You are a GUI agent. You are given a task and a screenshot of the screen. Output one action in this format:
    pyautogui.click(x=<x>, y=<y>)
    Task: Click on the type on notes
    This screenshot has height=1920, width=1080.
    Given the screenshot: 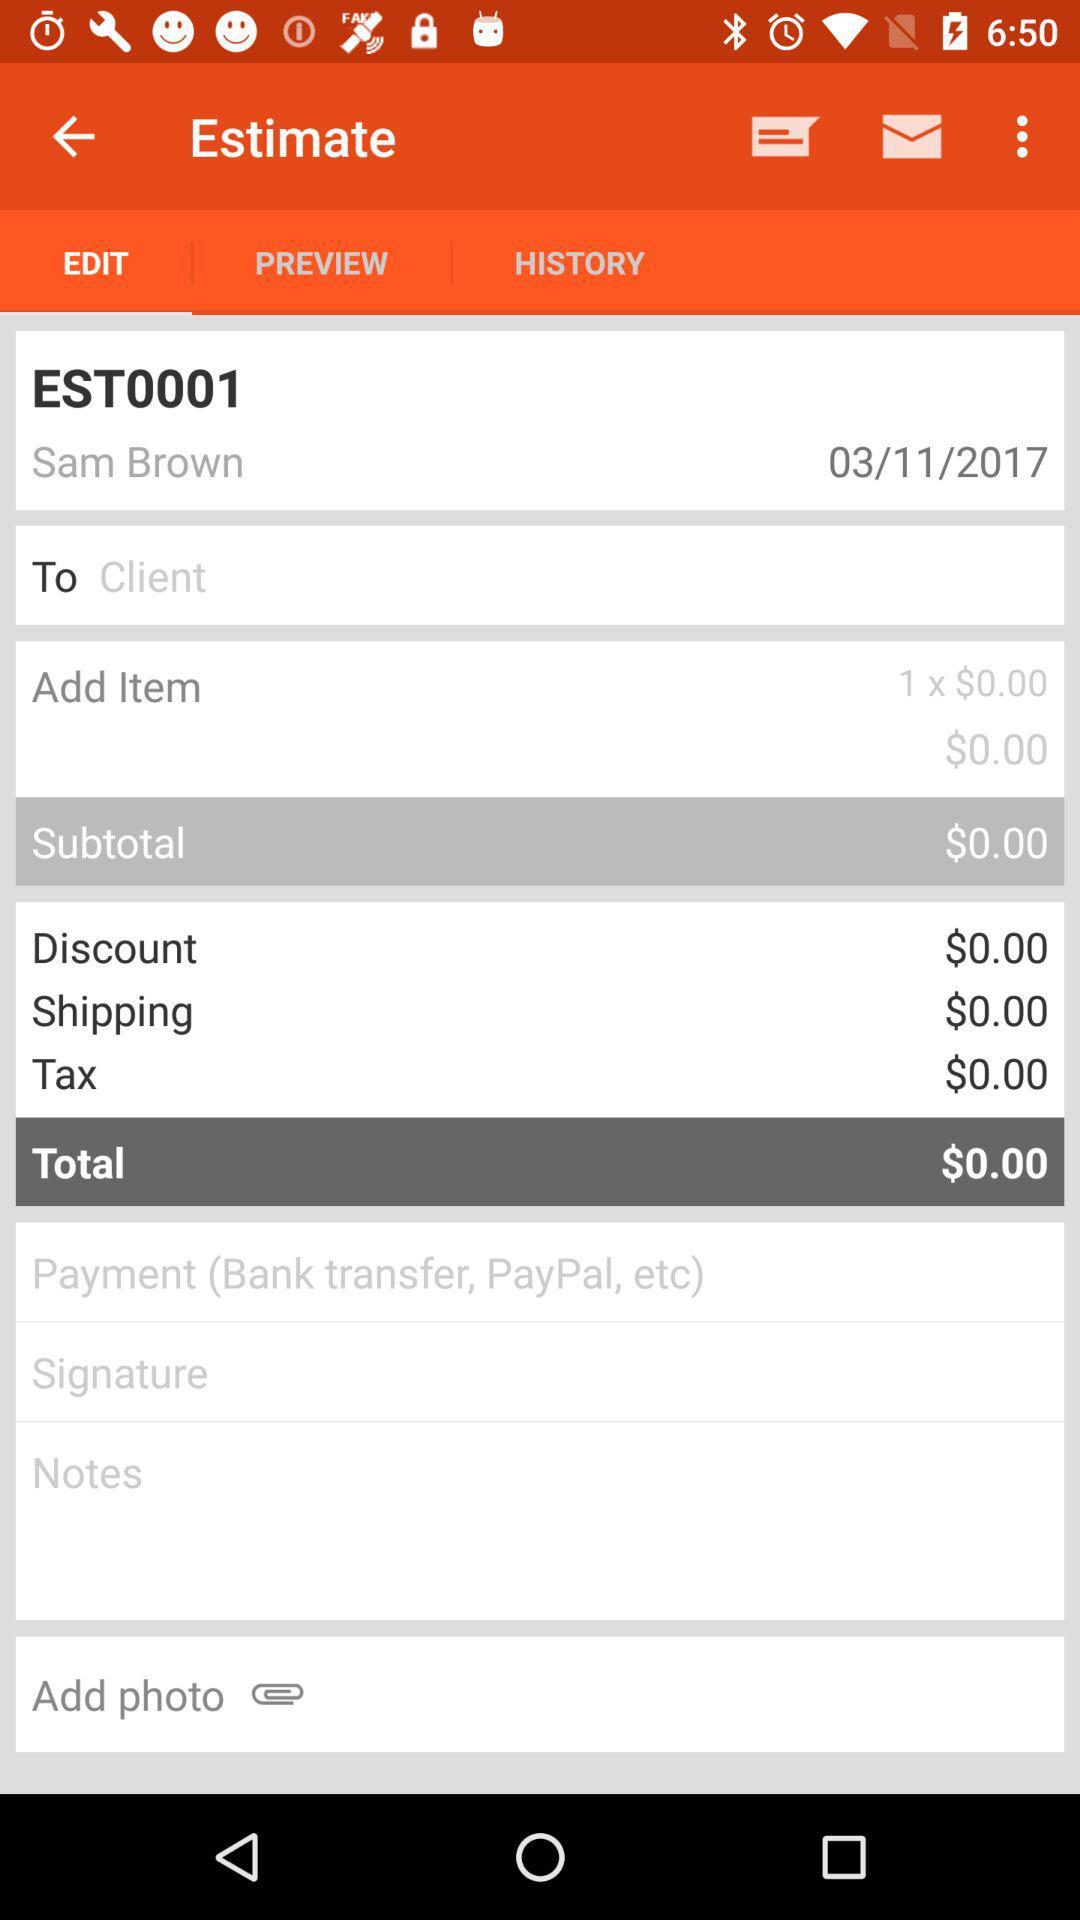 What is the action you would take?
    pyautogui.click(x=540, y=1520)
    